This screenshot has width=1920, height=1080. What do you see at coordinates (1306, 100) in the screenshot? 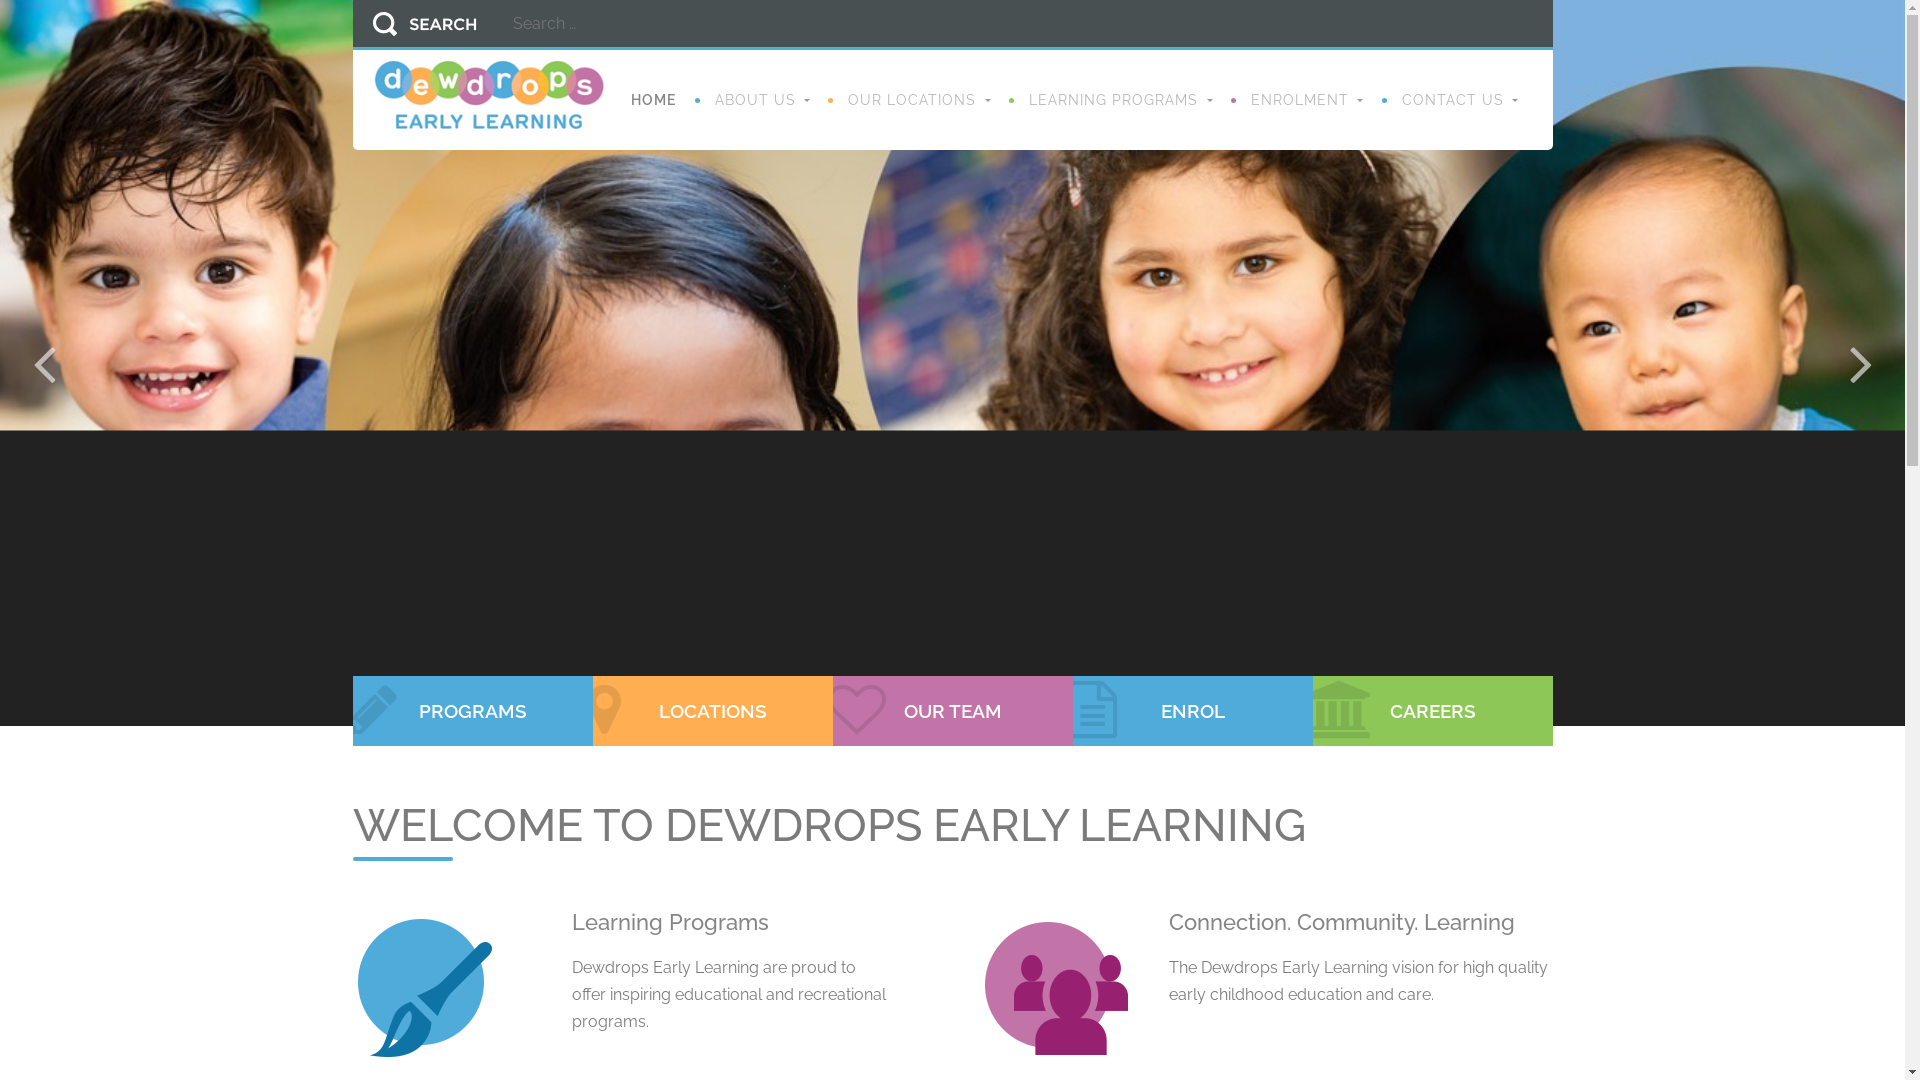
I see `'ENROLMENT'` at bounding box center [1306, 100].